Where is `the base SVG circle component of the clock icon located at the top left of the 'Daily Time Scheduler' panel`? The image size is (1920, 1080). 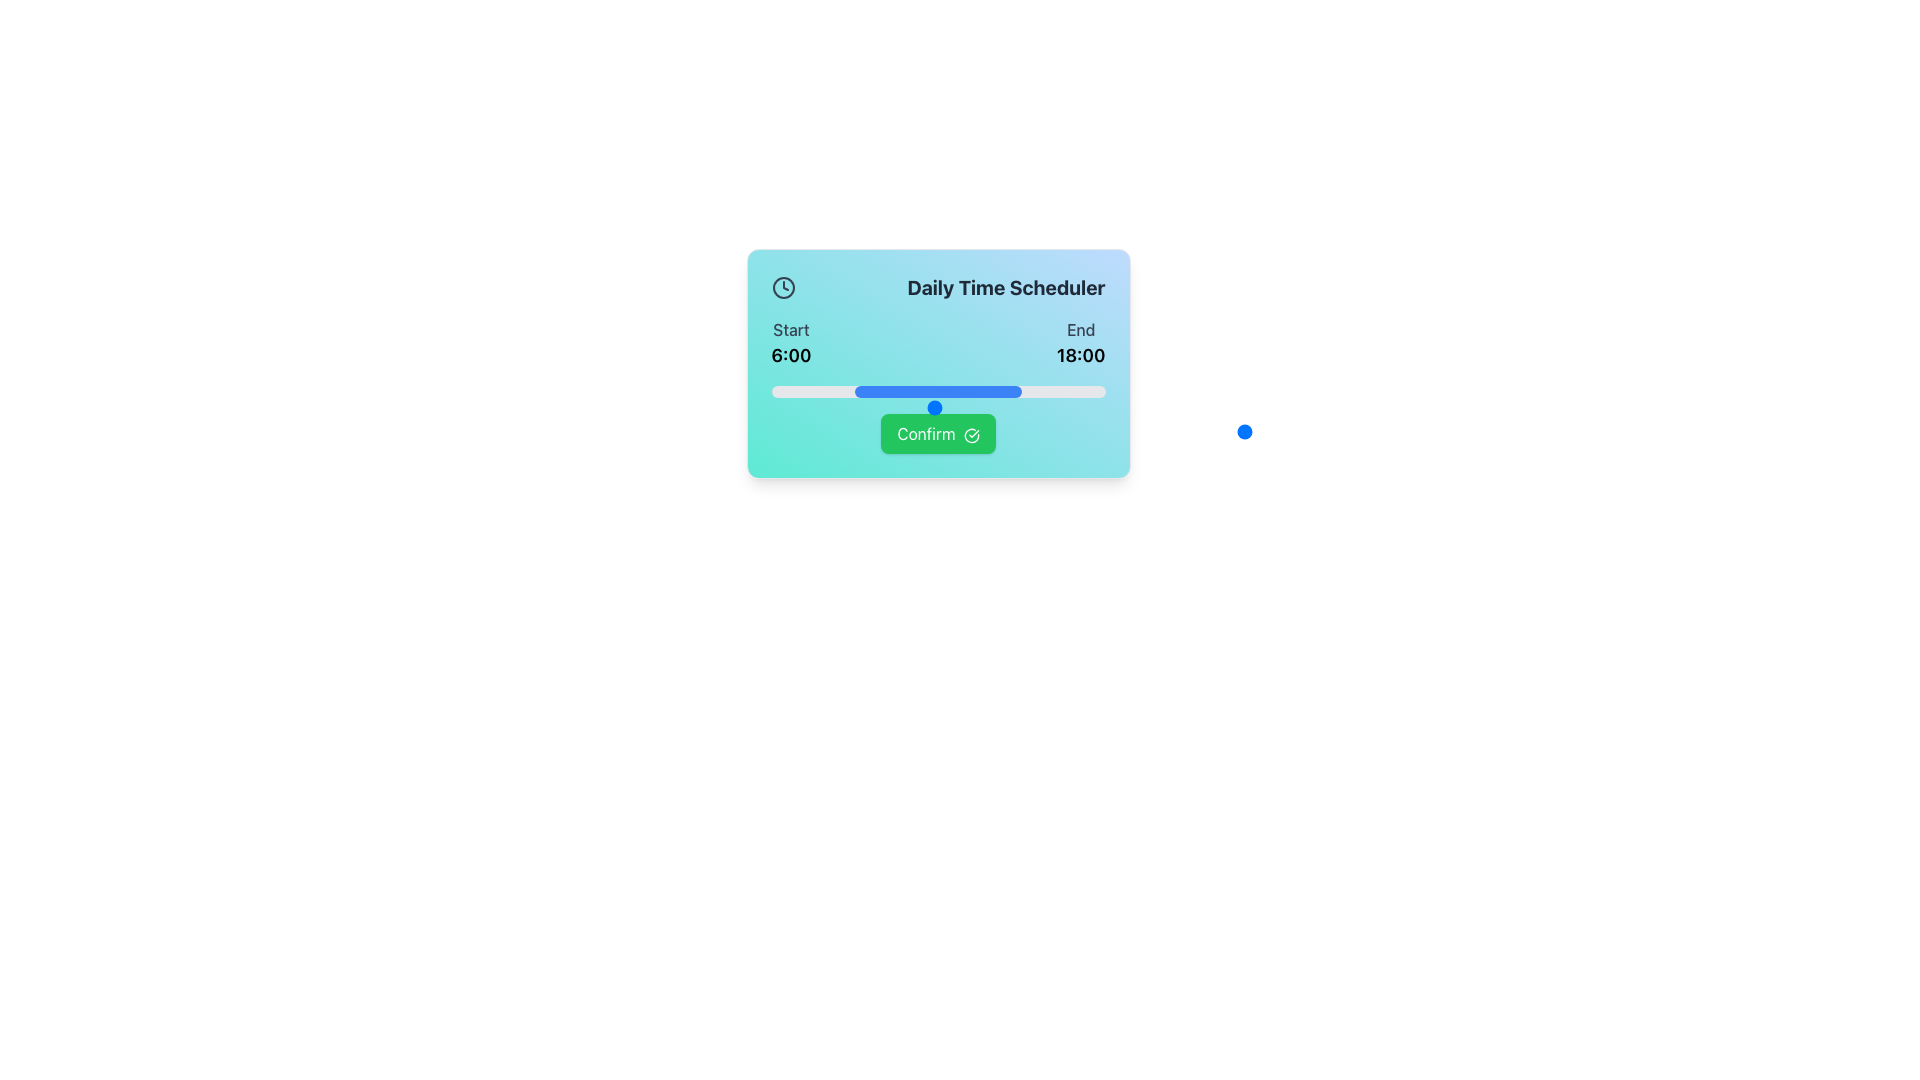
the base SVG circle component of the clock icon located at the top left of the 'Daily Time Scheduler' panel is located at coordinates (782, 288).